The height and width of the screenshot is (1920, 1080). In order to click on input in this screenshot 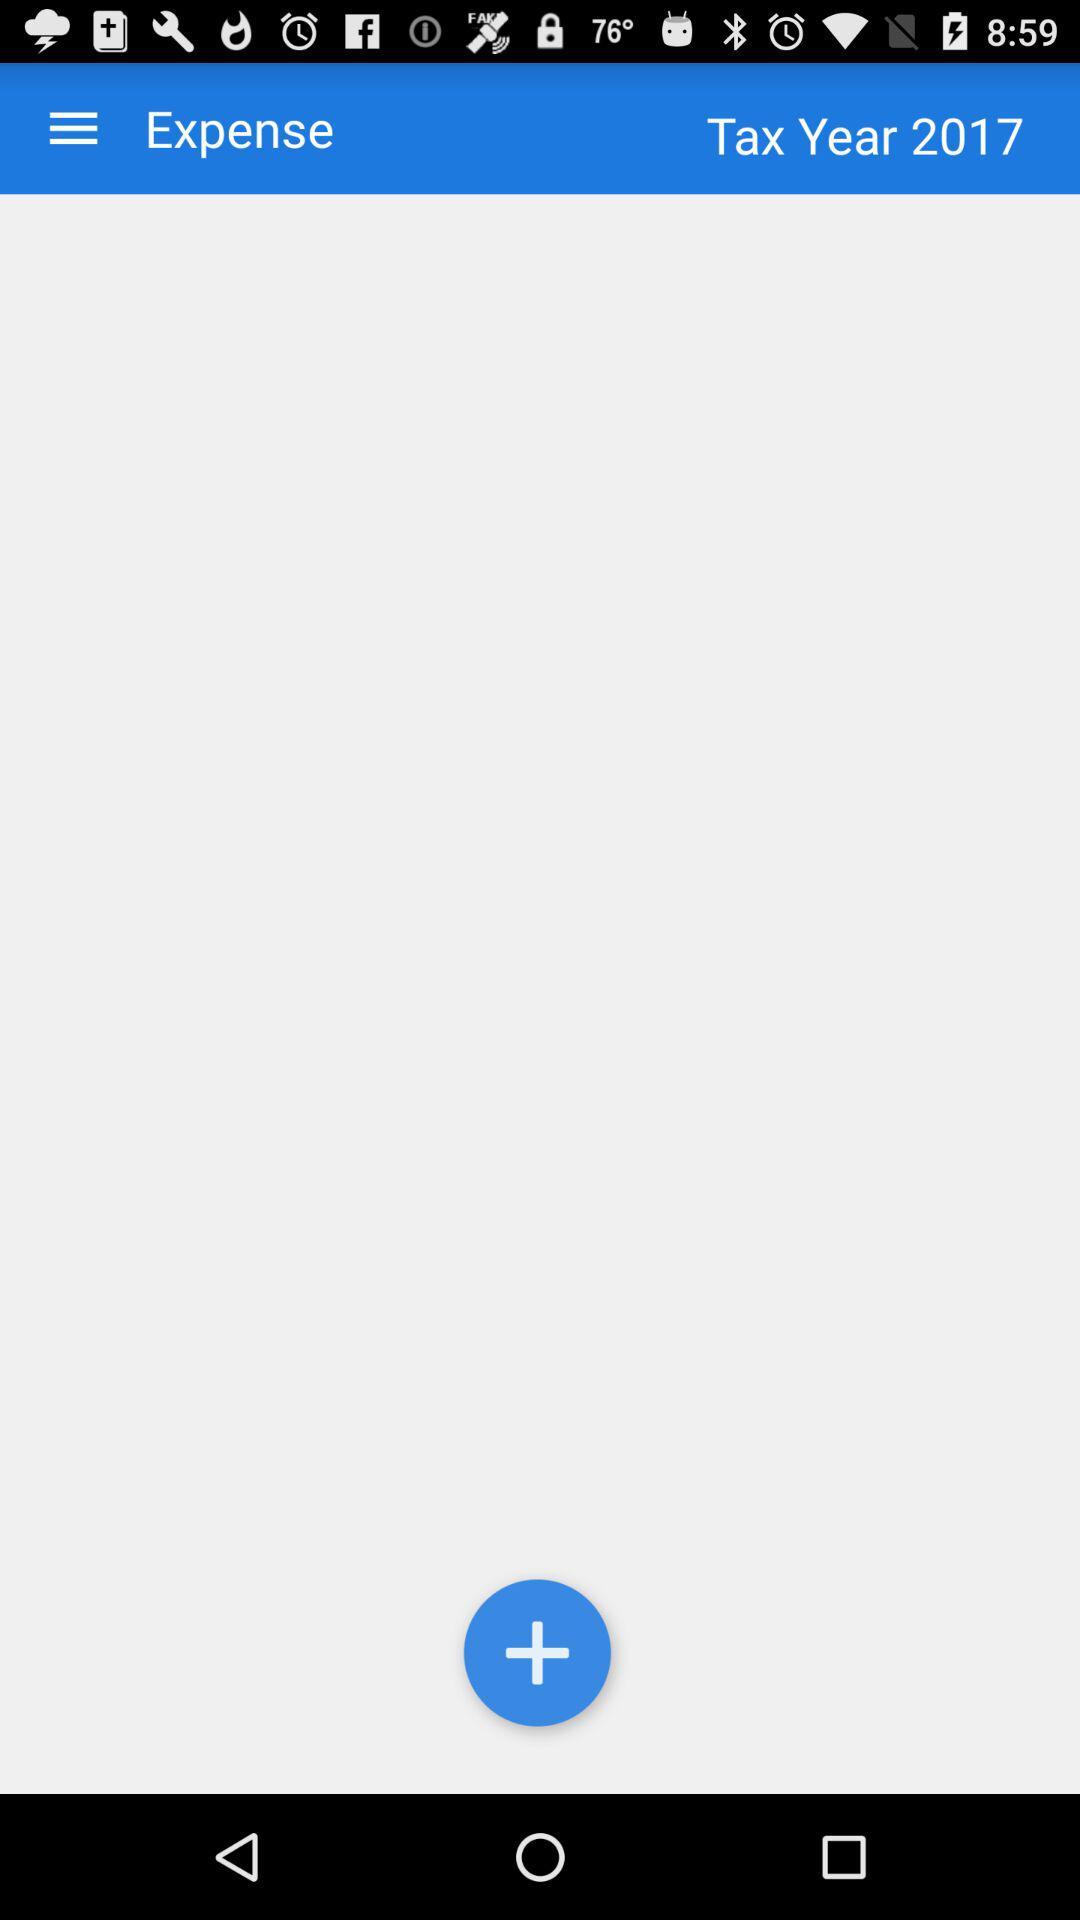, I will do `click(540, 1657)`.